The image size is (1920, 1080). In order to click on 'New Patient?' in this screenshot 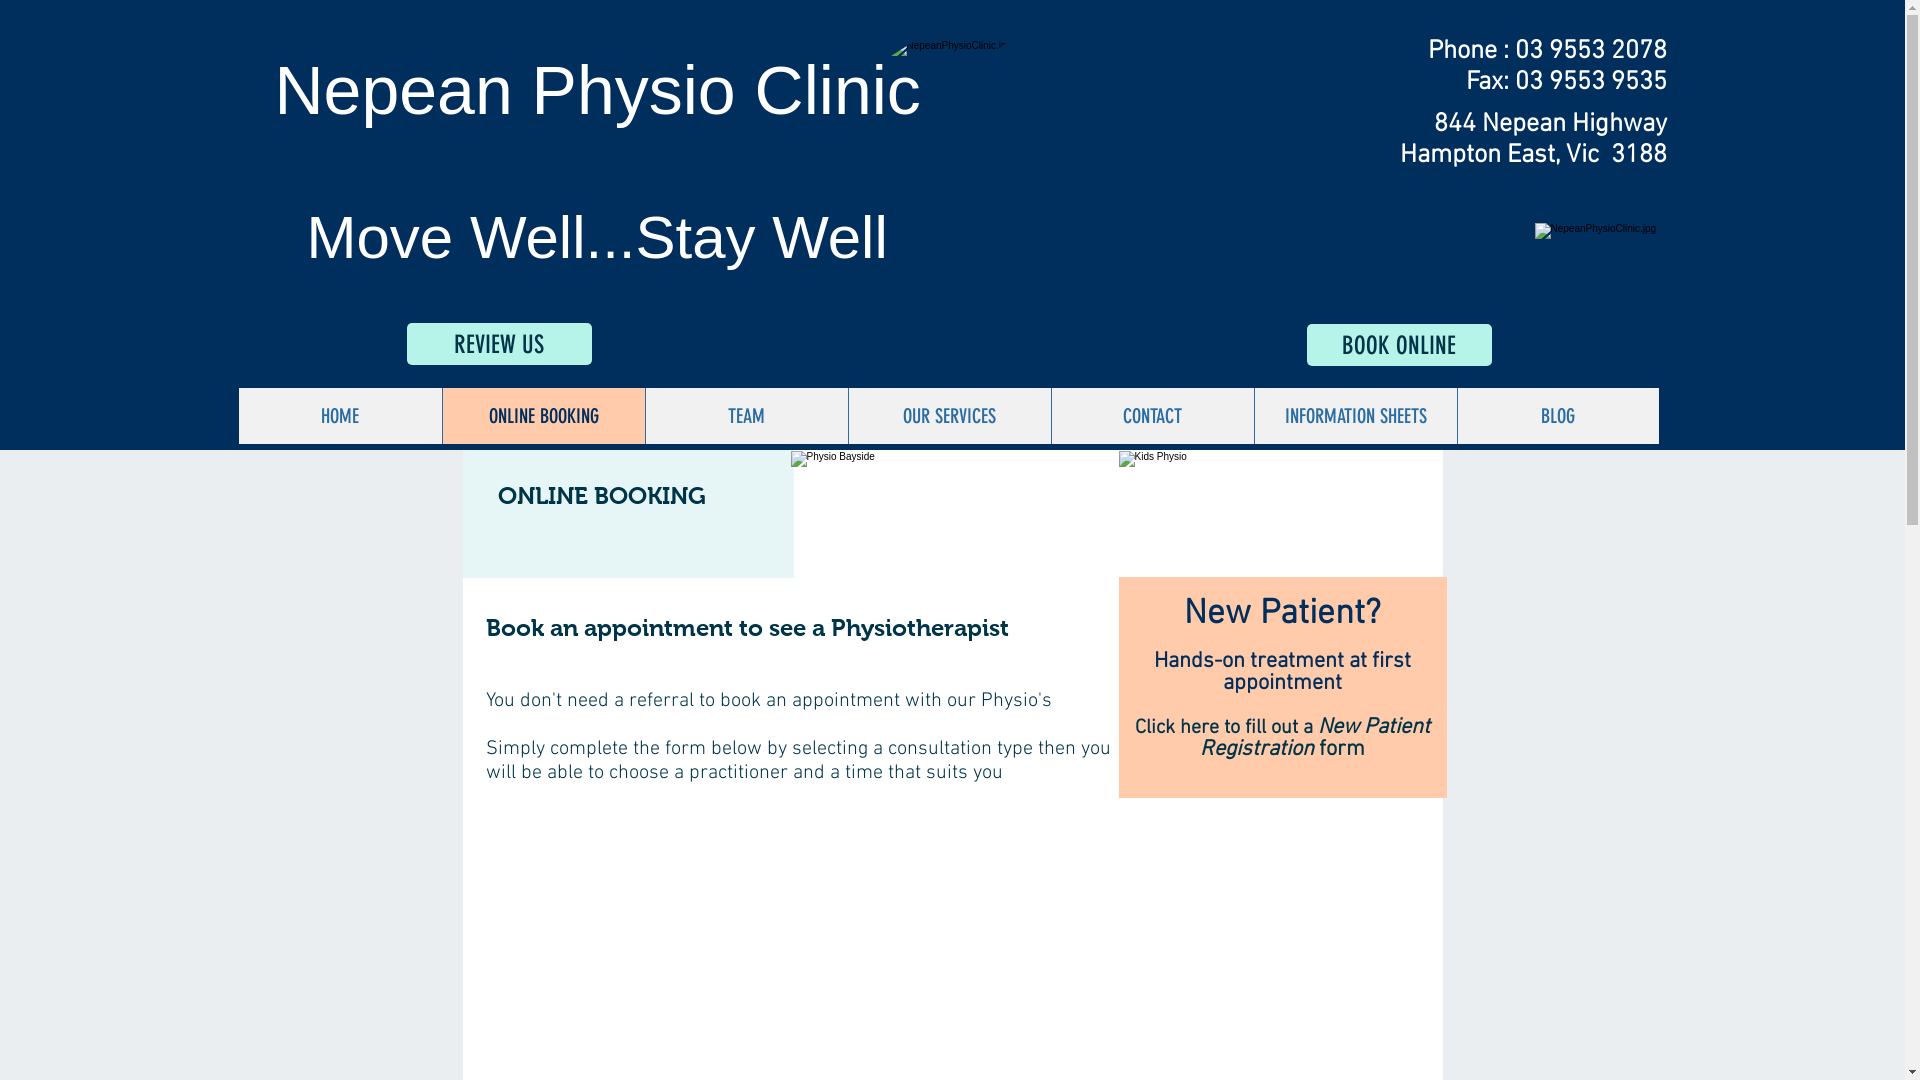, I will do `click(1282, 612)`.